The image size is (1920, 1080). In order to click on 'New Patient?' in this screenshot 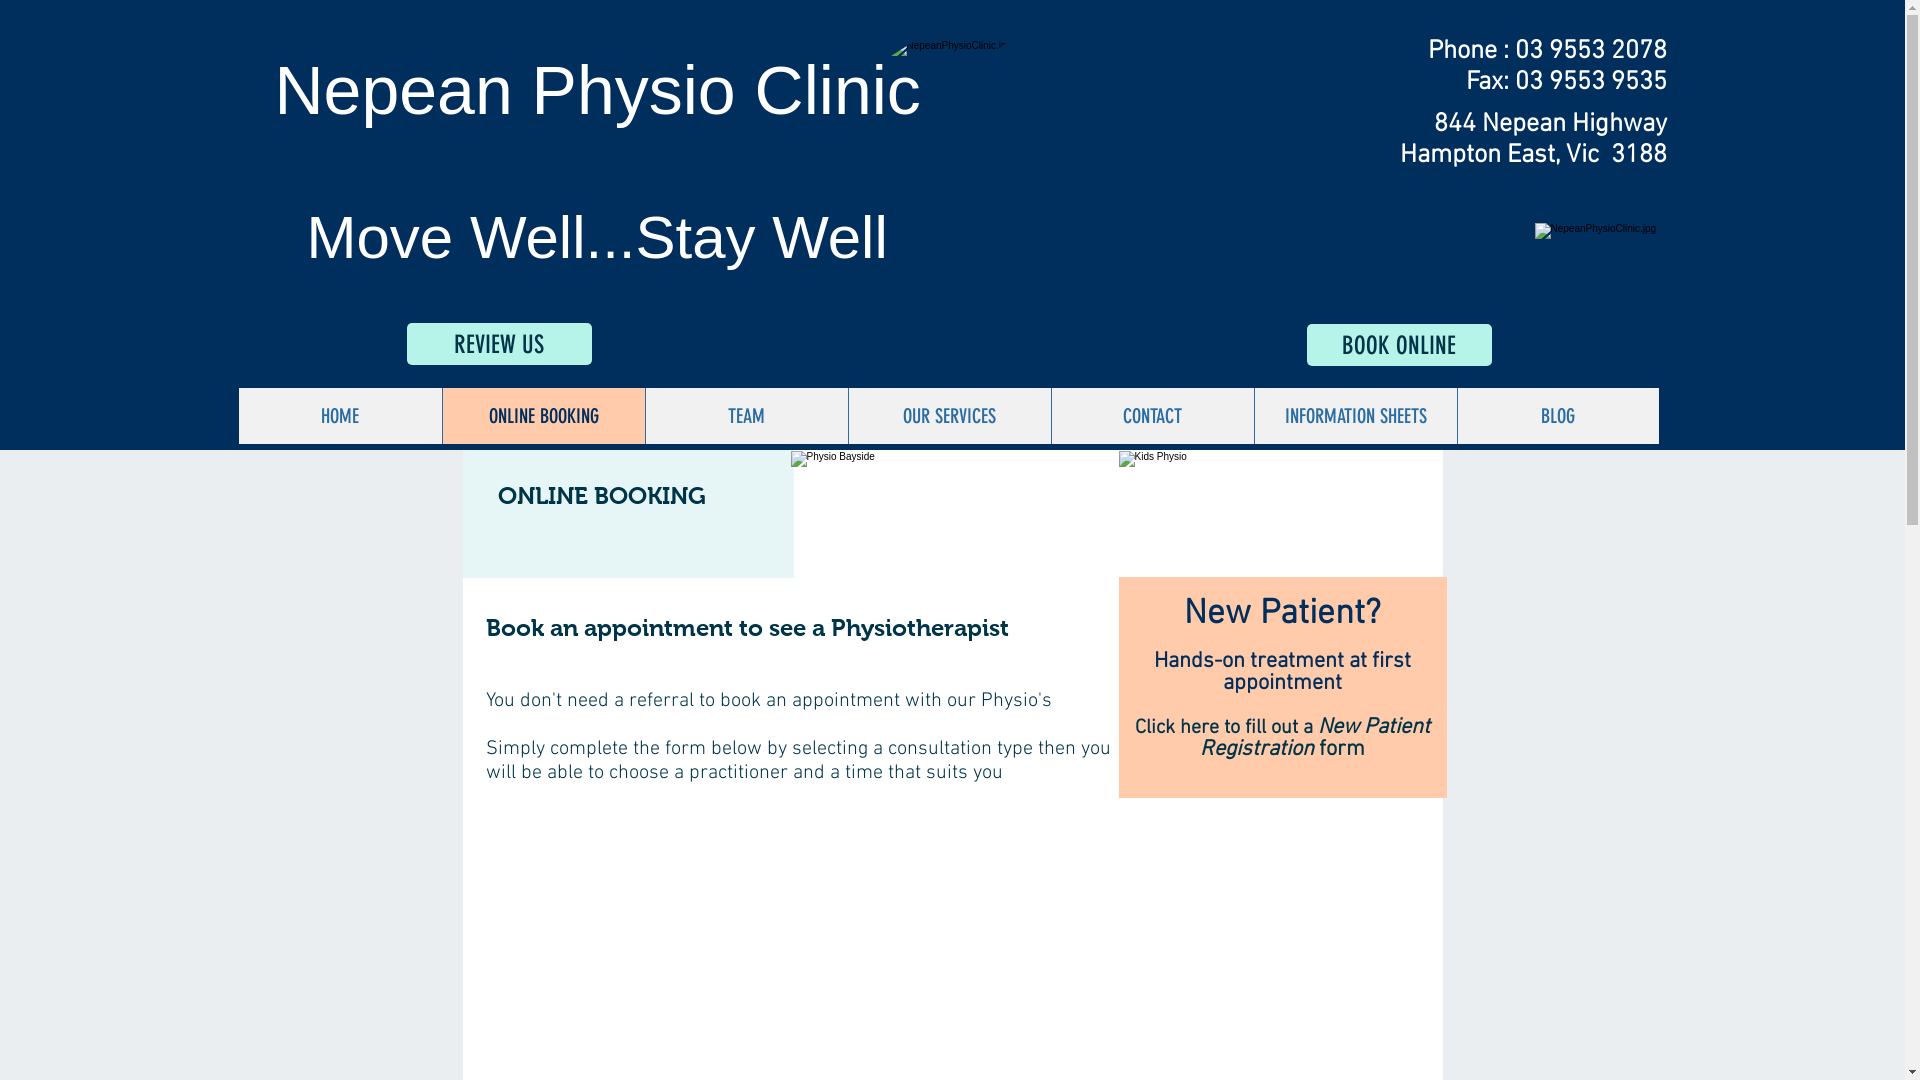, I will do `click(1282, 612)`.